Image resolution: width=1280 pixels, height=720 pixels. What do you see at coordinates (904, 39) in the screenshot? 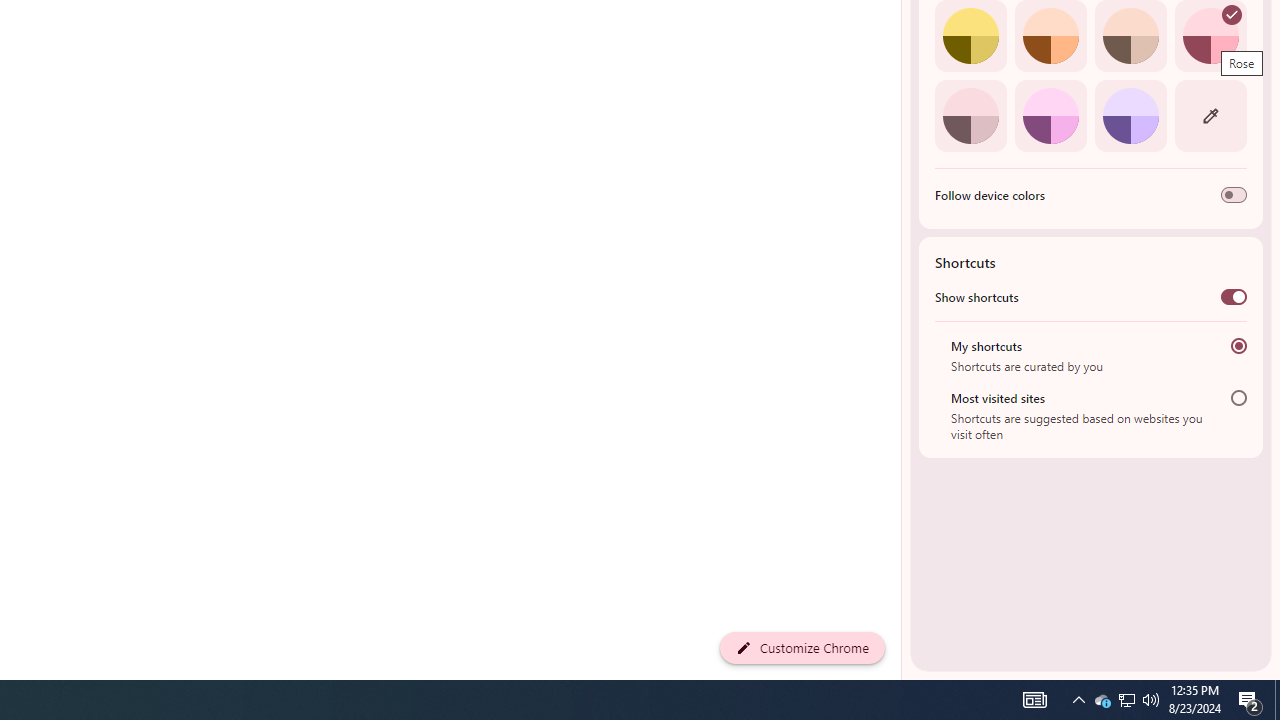
I see `'Side Panel Resize Handle'` at bounding box center [904, 39].